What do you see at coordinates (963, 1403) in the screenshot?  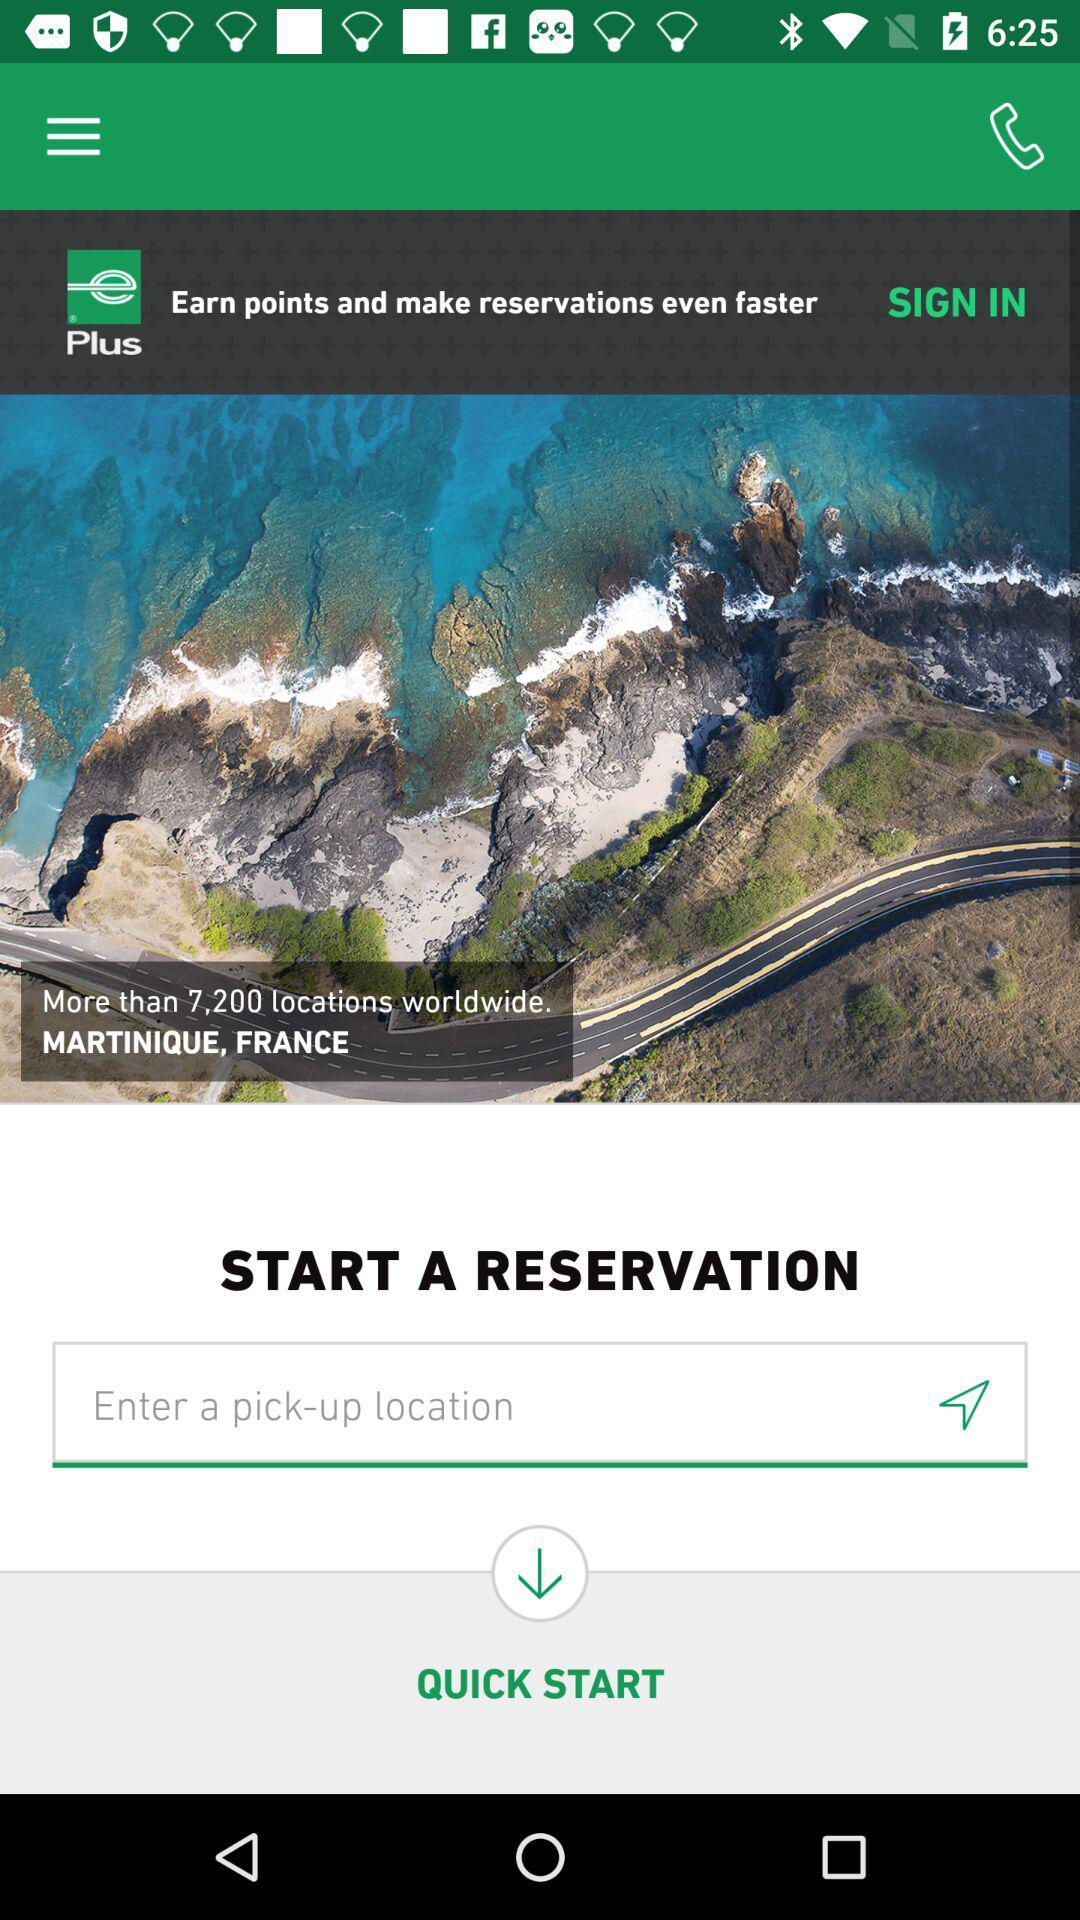 I see `the navigation icon` at bounding box center [963, 1403].